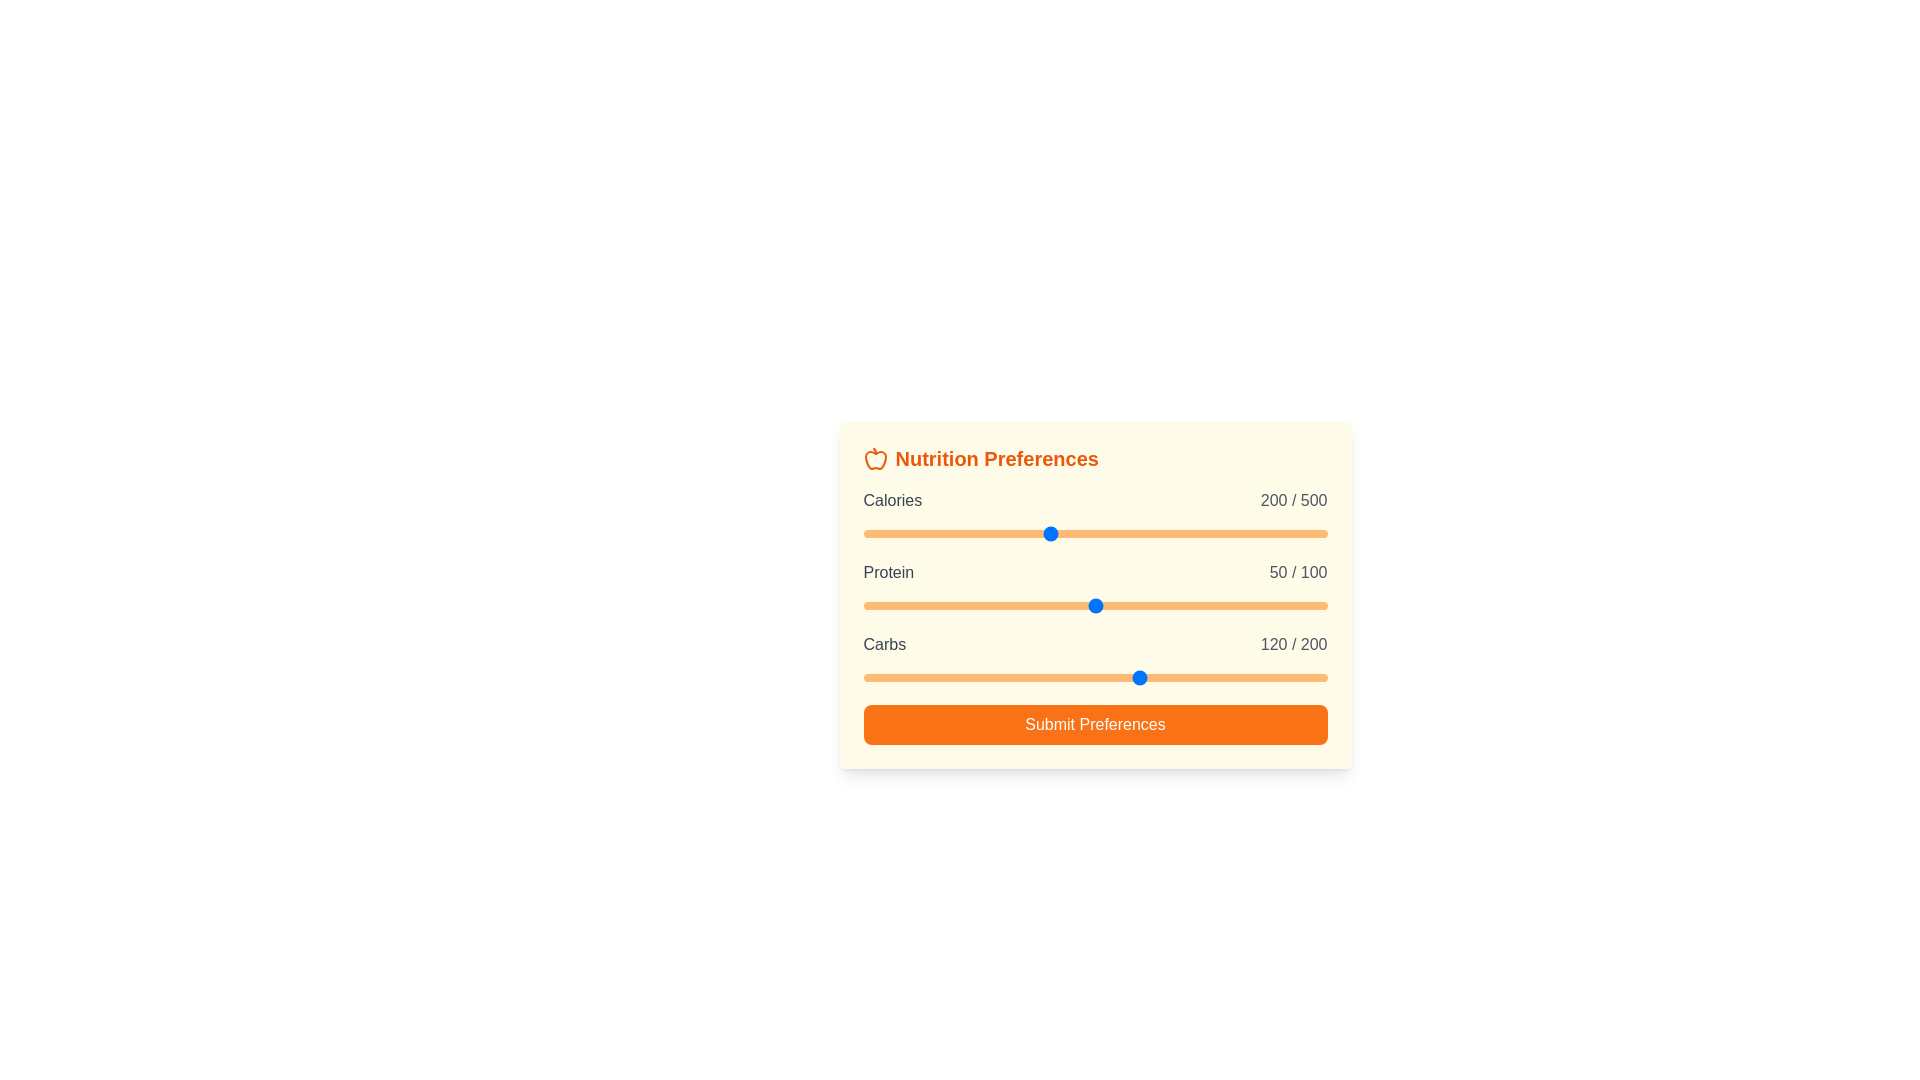 Image resolution: width=1920 pixels, height=1080 pixels. What do you see at coordinates (1299, 532) in the screenshot?
I see `calorie intake` at bounding box center [1299, 532].